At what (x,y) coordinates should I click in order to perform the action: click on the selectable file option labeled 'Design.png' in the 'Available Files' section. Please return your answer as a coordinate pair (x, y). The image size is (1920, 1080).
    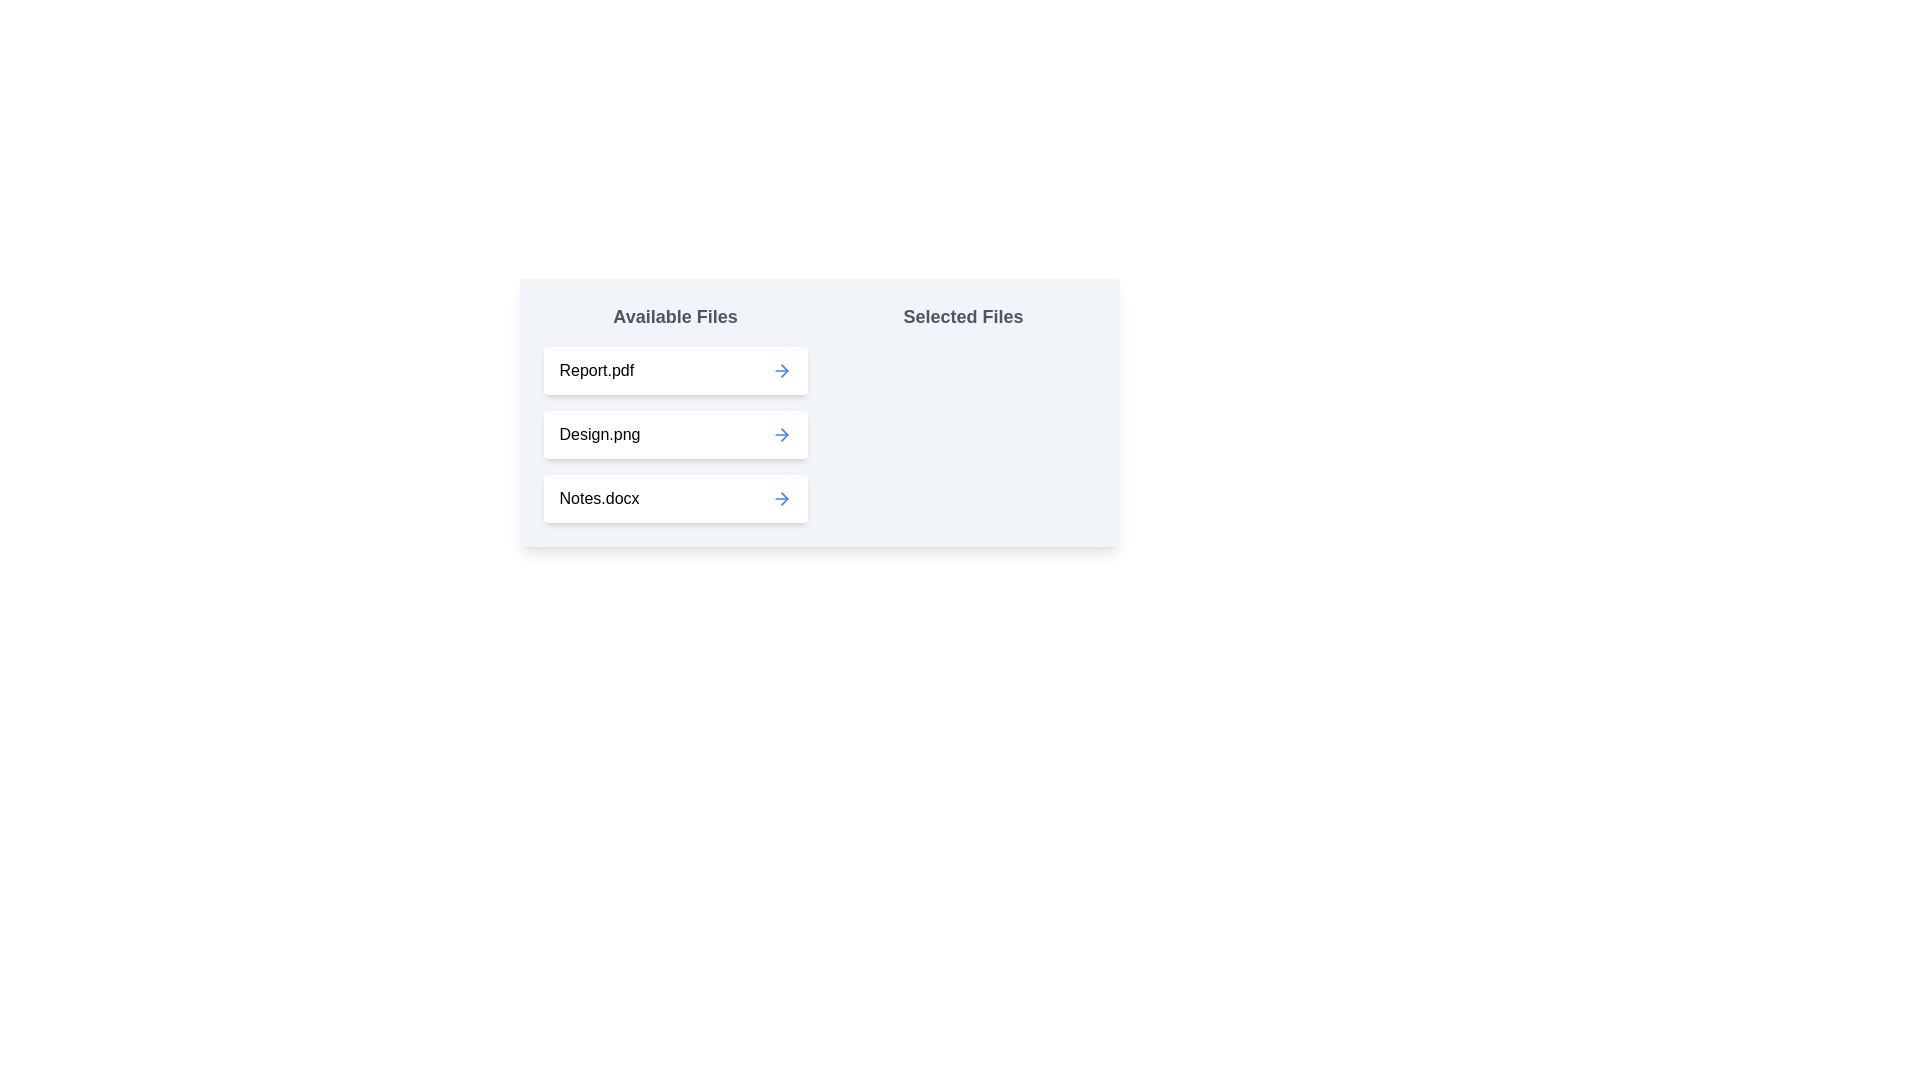
    Looking at the image, I should click on (675, 434).